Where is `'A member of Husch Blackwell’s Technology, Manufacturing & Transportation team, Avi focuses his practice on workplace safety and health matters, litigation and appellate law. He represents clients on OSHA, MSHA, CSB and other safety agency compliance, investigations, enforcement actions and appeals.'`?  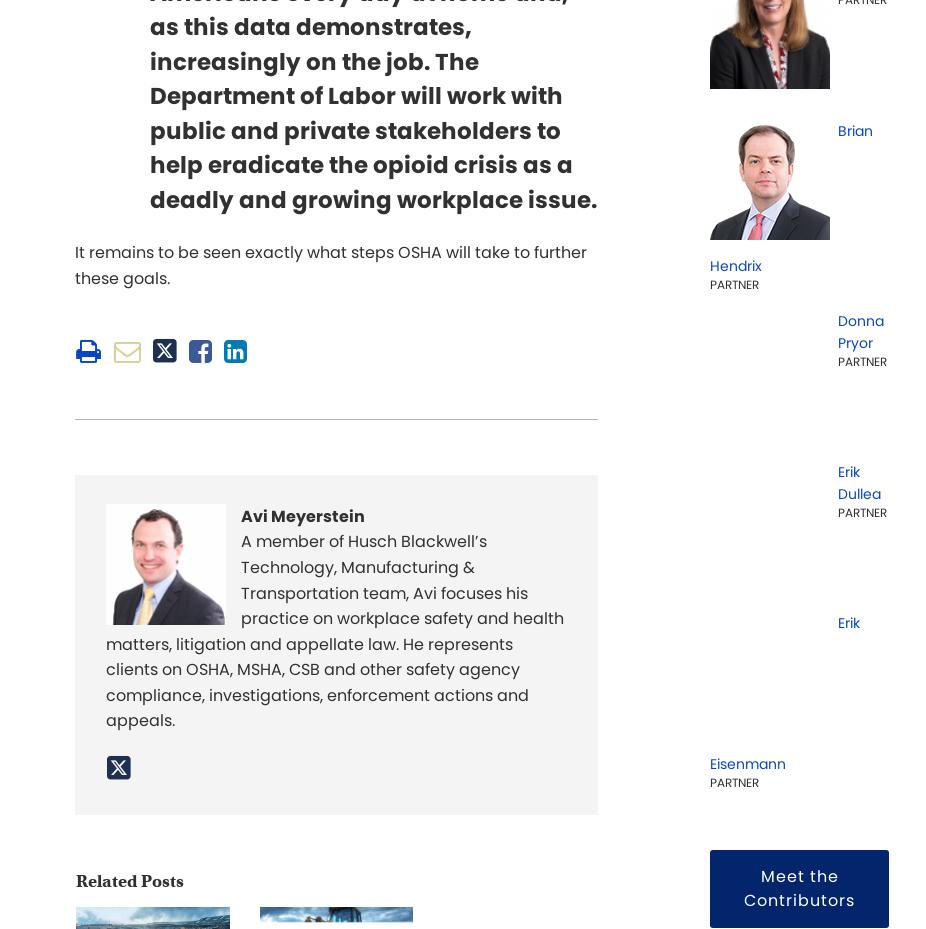
'A member of Husch Blackwell’s Technology, Manufacturing & Transportation team, Avi focuses his practice on workplace safety and health matters, litigation and appellate law. He represents clients on OSHA, MSHA, CSB and other safety agency compliance, investigations, enforcement actions and appeals.' is located at coordinates (335, 629).